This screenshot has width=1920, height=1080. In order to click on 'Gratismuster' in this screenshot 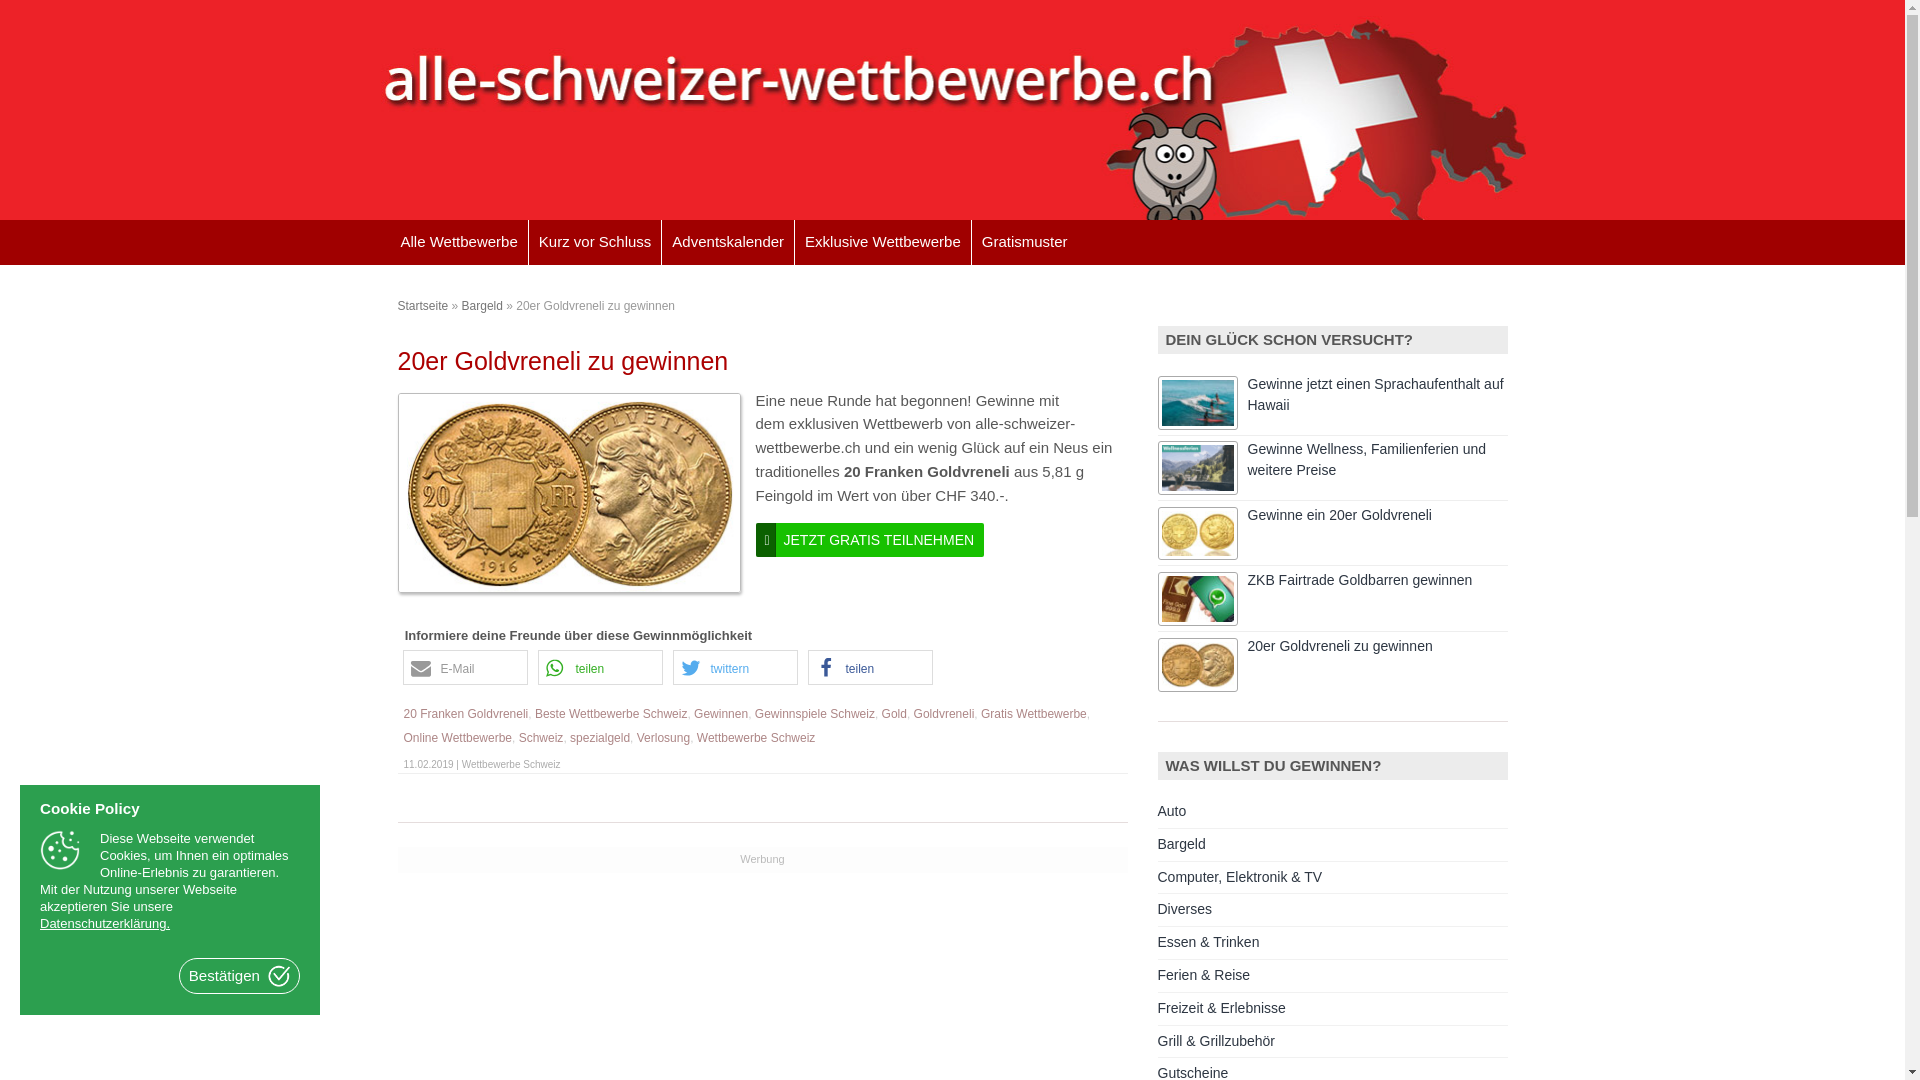, I will do `click(1025, 240)`.